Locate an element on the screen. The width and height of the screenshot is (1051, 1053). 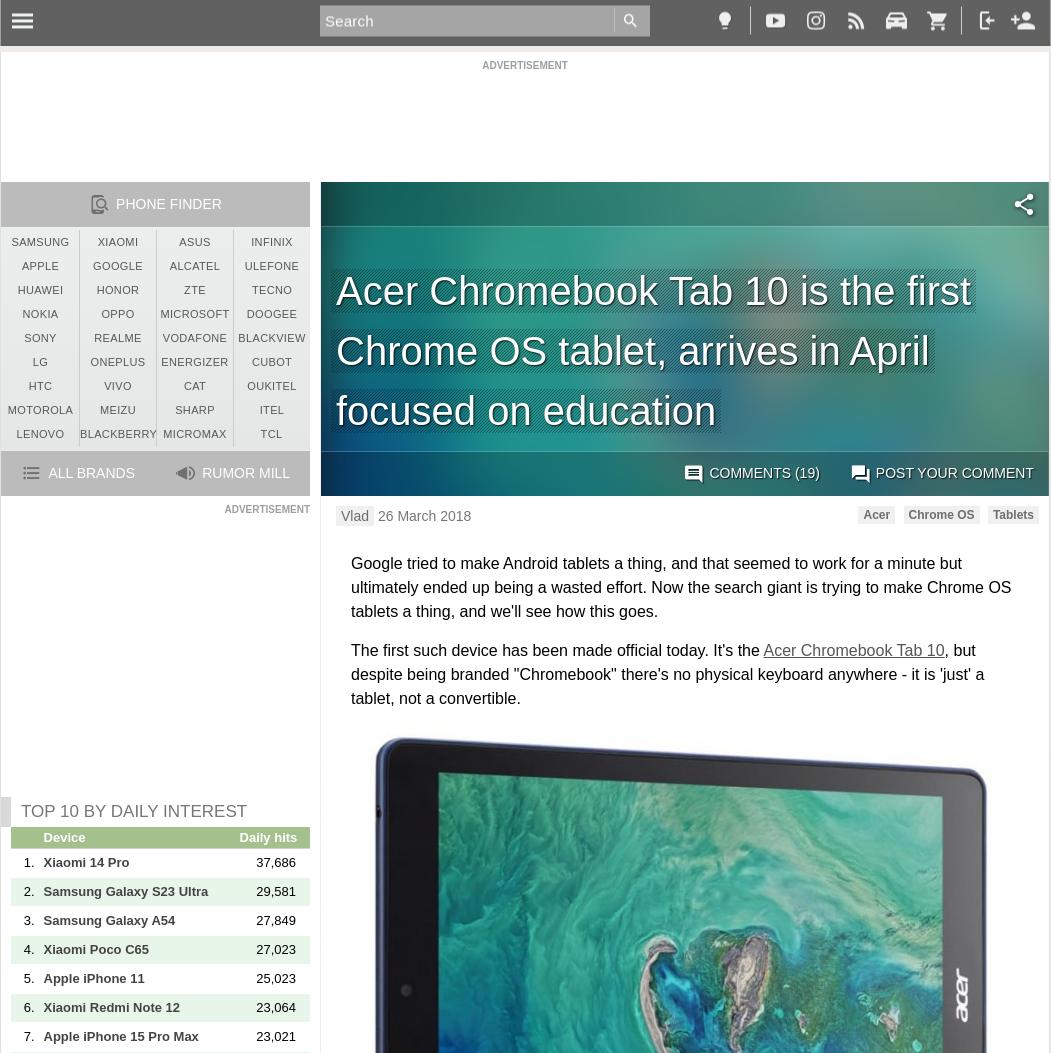
'Vodafone' is located at coordinates (194, 337).